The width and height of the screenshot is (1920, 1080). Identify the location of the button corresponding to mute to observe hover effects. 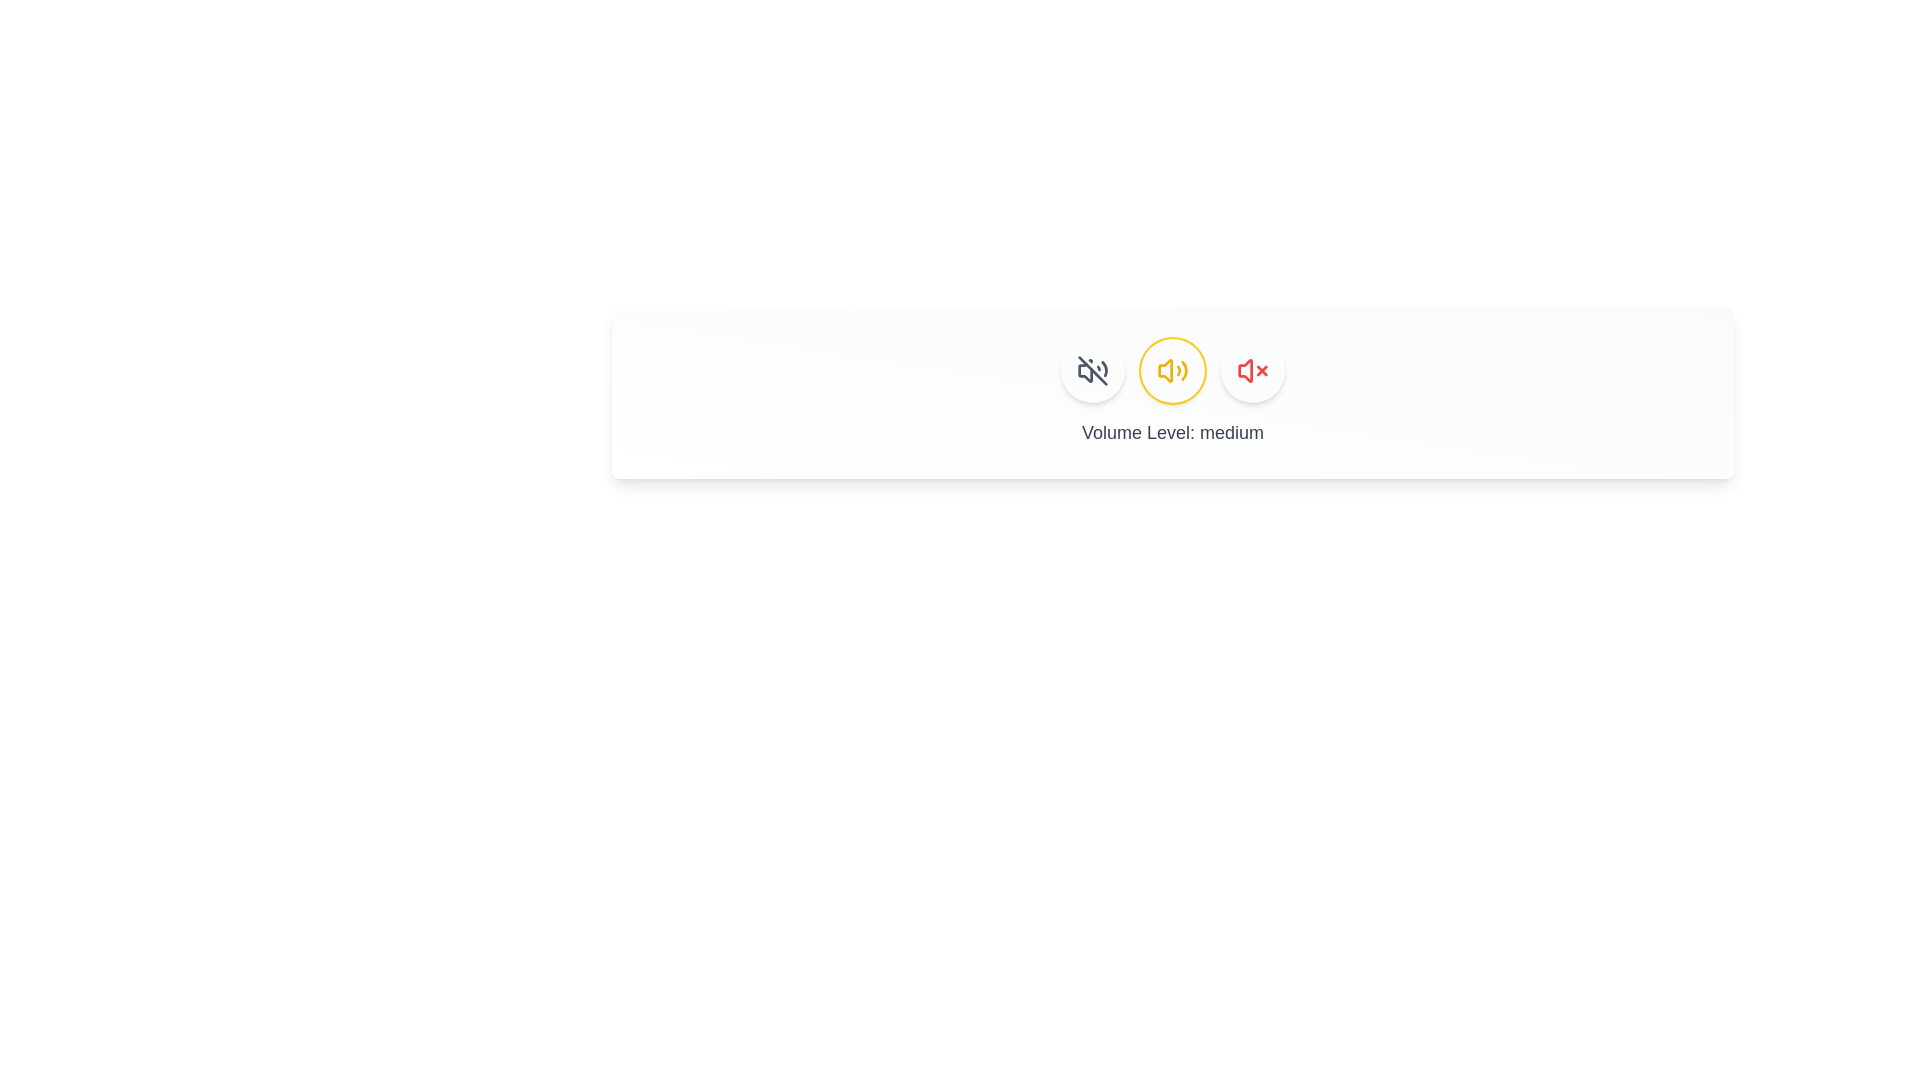
(1092, 370).